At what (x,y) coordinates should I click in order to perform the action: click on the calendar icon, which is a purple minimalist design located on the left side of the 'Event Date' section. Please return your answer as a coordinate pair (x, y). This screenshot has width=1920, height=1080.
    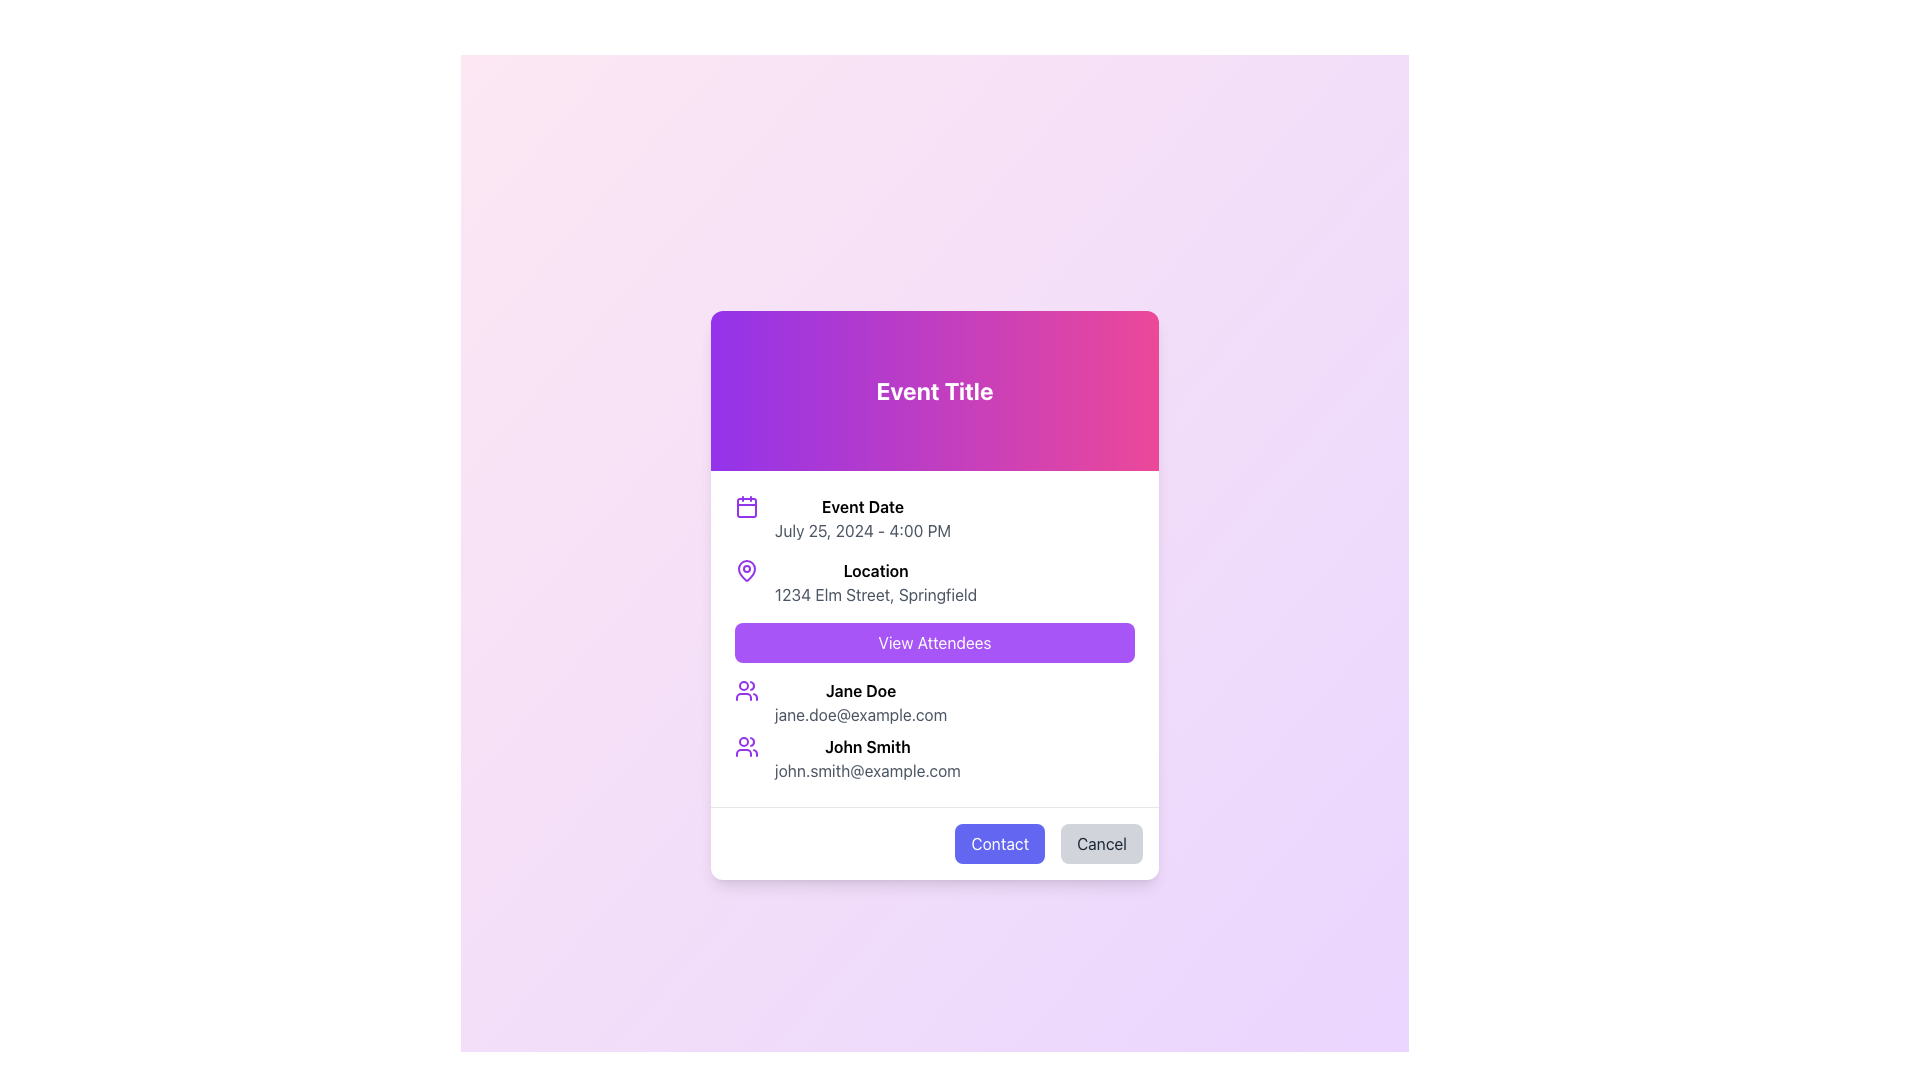
    Looking at the image, I should click on (746, 505).